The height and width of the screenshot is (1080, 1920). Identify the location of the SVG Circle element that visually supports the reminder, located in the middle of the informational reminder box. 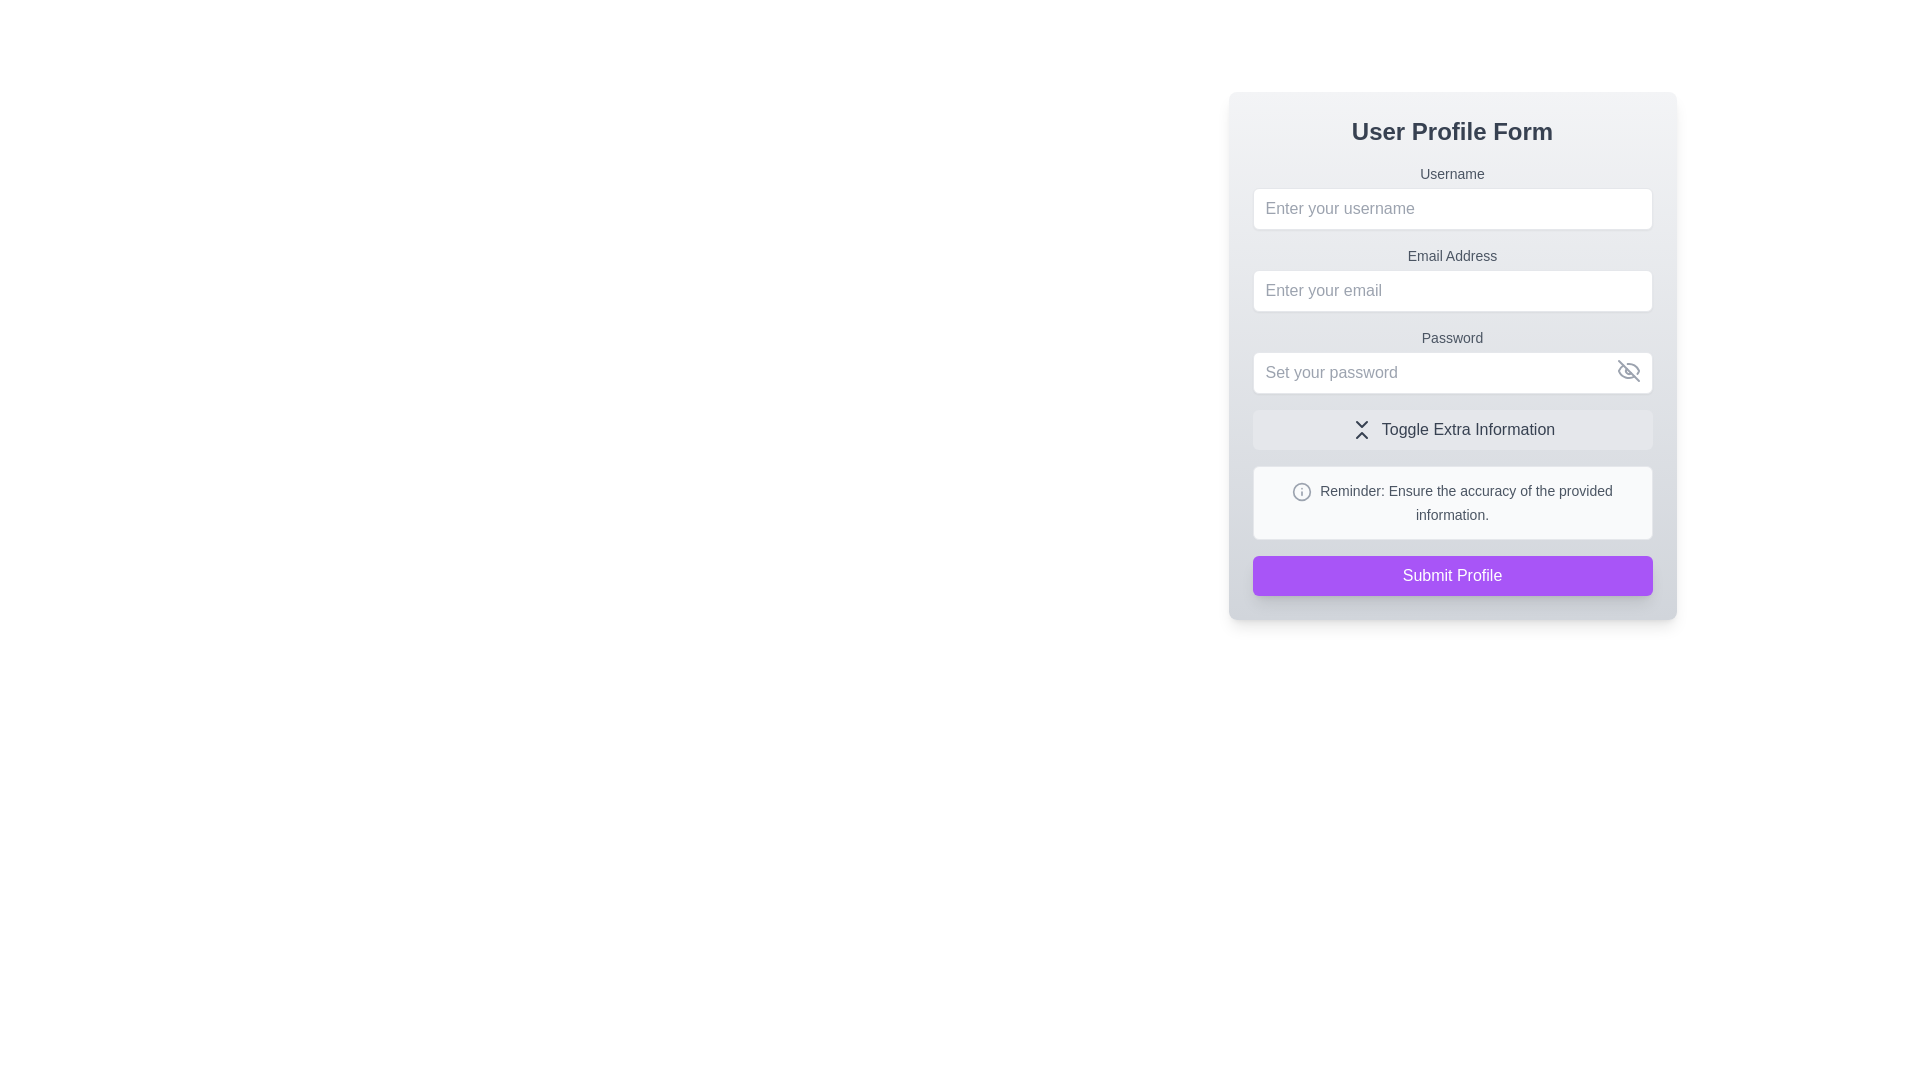
(1302, 491).